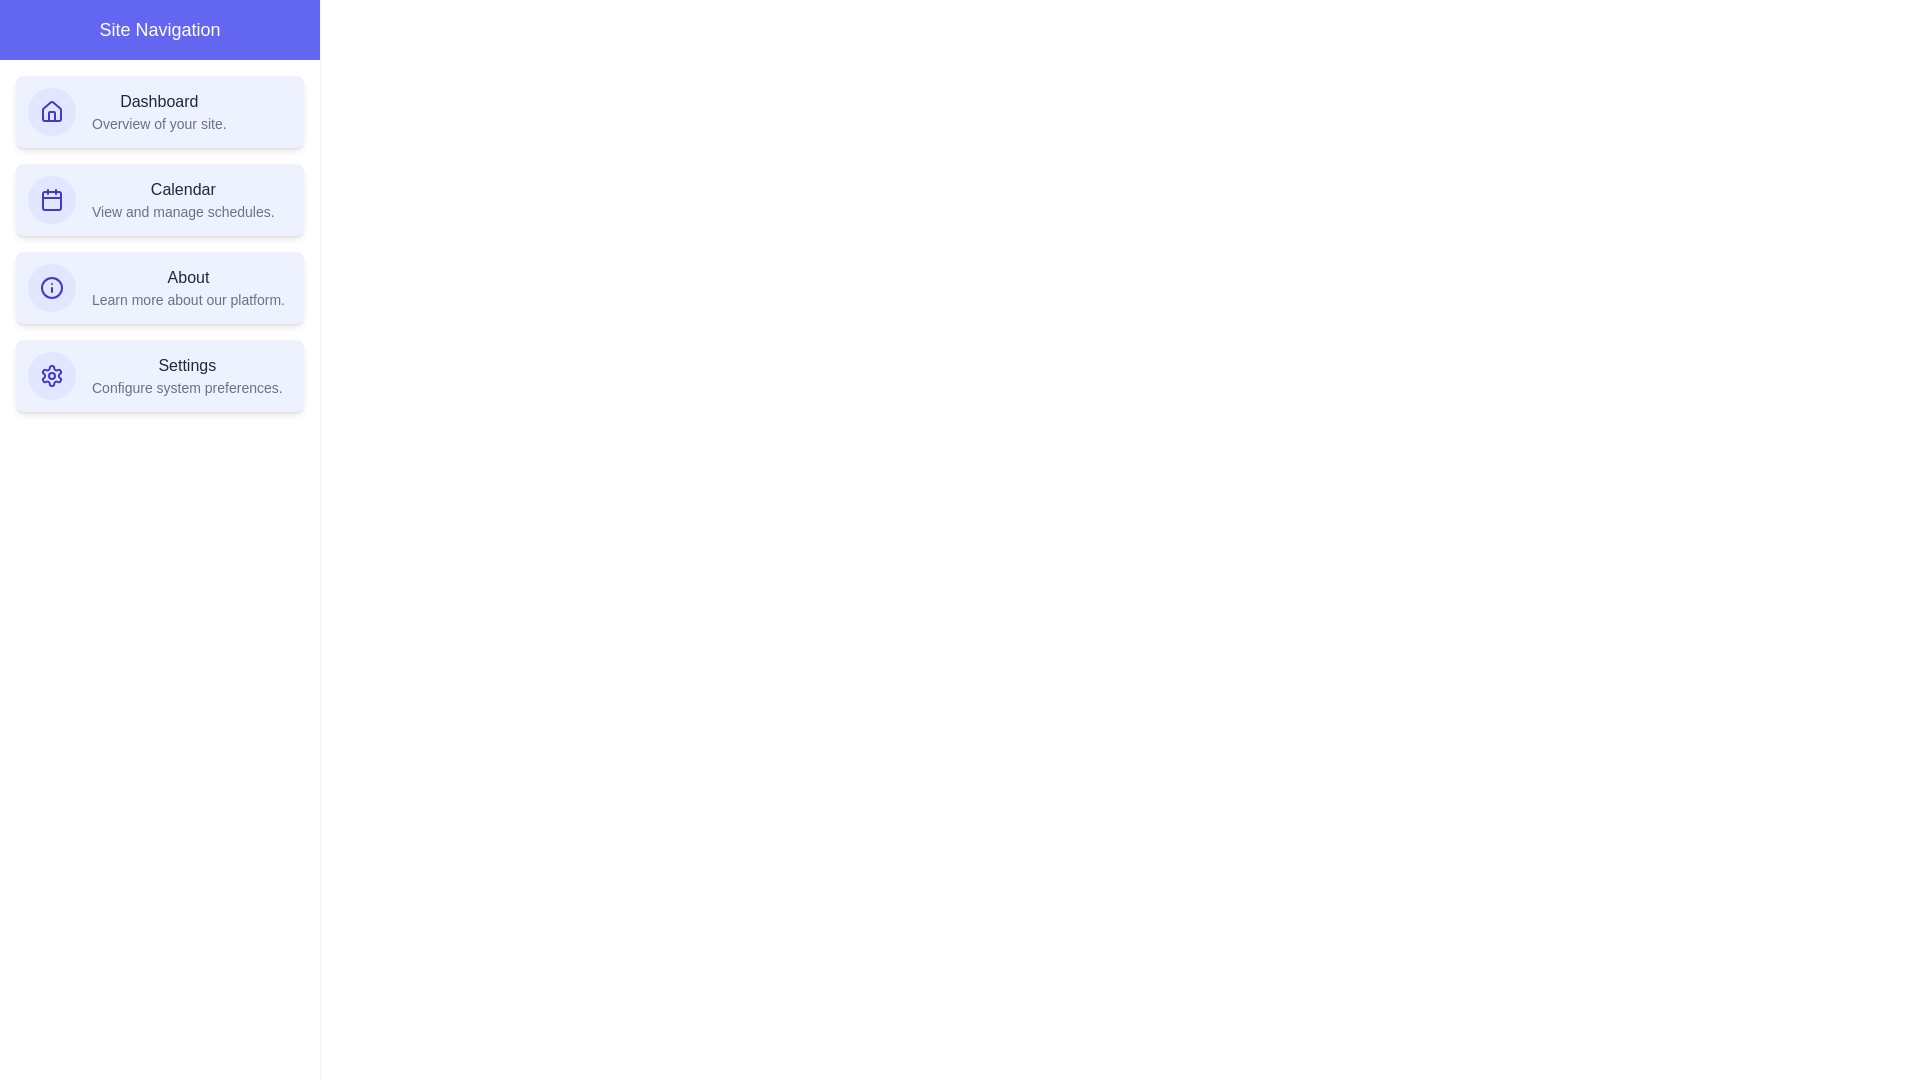  I want to click on the navigation item corresponding to Dashboard, so click(158, 111).